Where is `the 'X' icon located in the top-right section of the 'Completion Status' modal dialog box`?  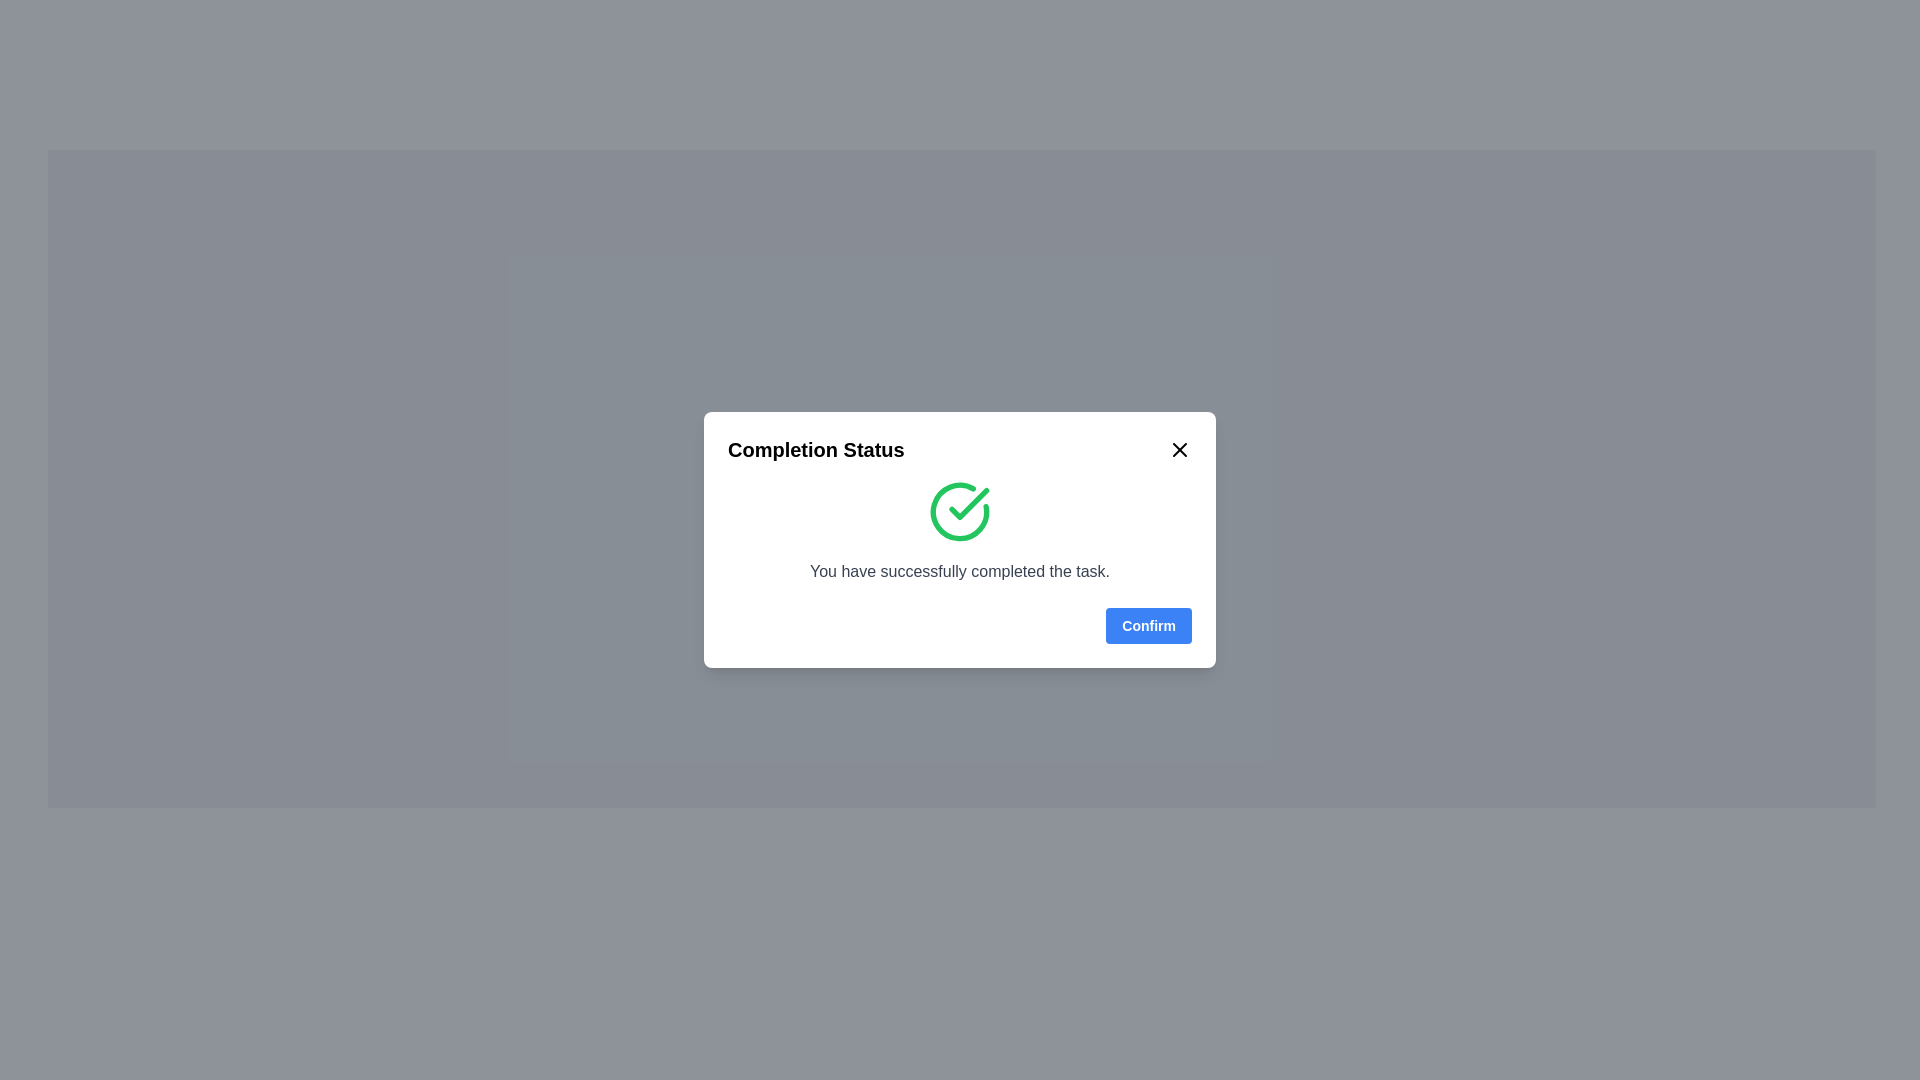 the 'X' icon located in the top-right section of the 'Completion Status' modal dialog box is located at coordinates (1180, 450).